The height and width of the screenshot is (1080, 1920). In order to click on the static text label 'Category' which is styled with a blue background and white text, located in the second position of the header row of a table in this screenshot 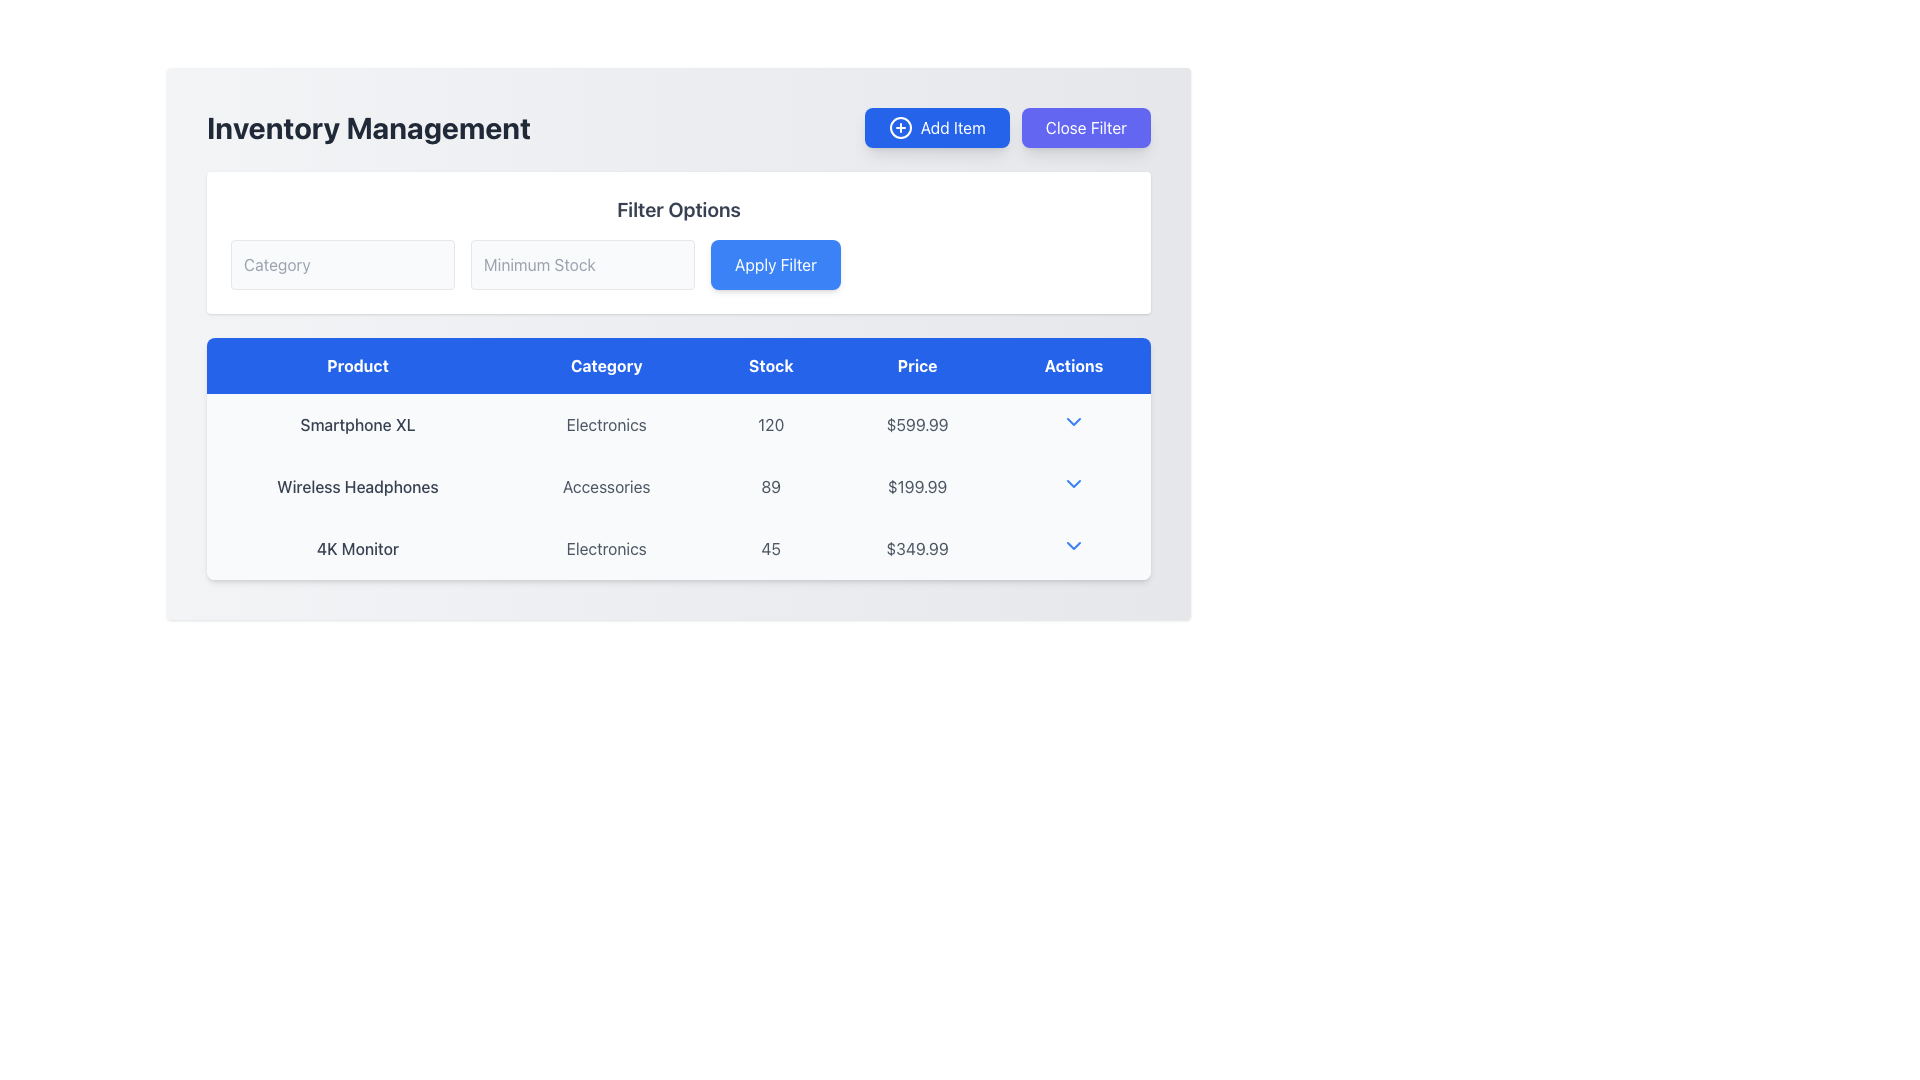, I will do `click(605, 366)`.